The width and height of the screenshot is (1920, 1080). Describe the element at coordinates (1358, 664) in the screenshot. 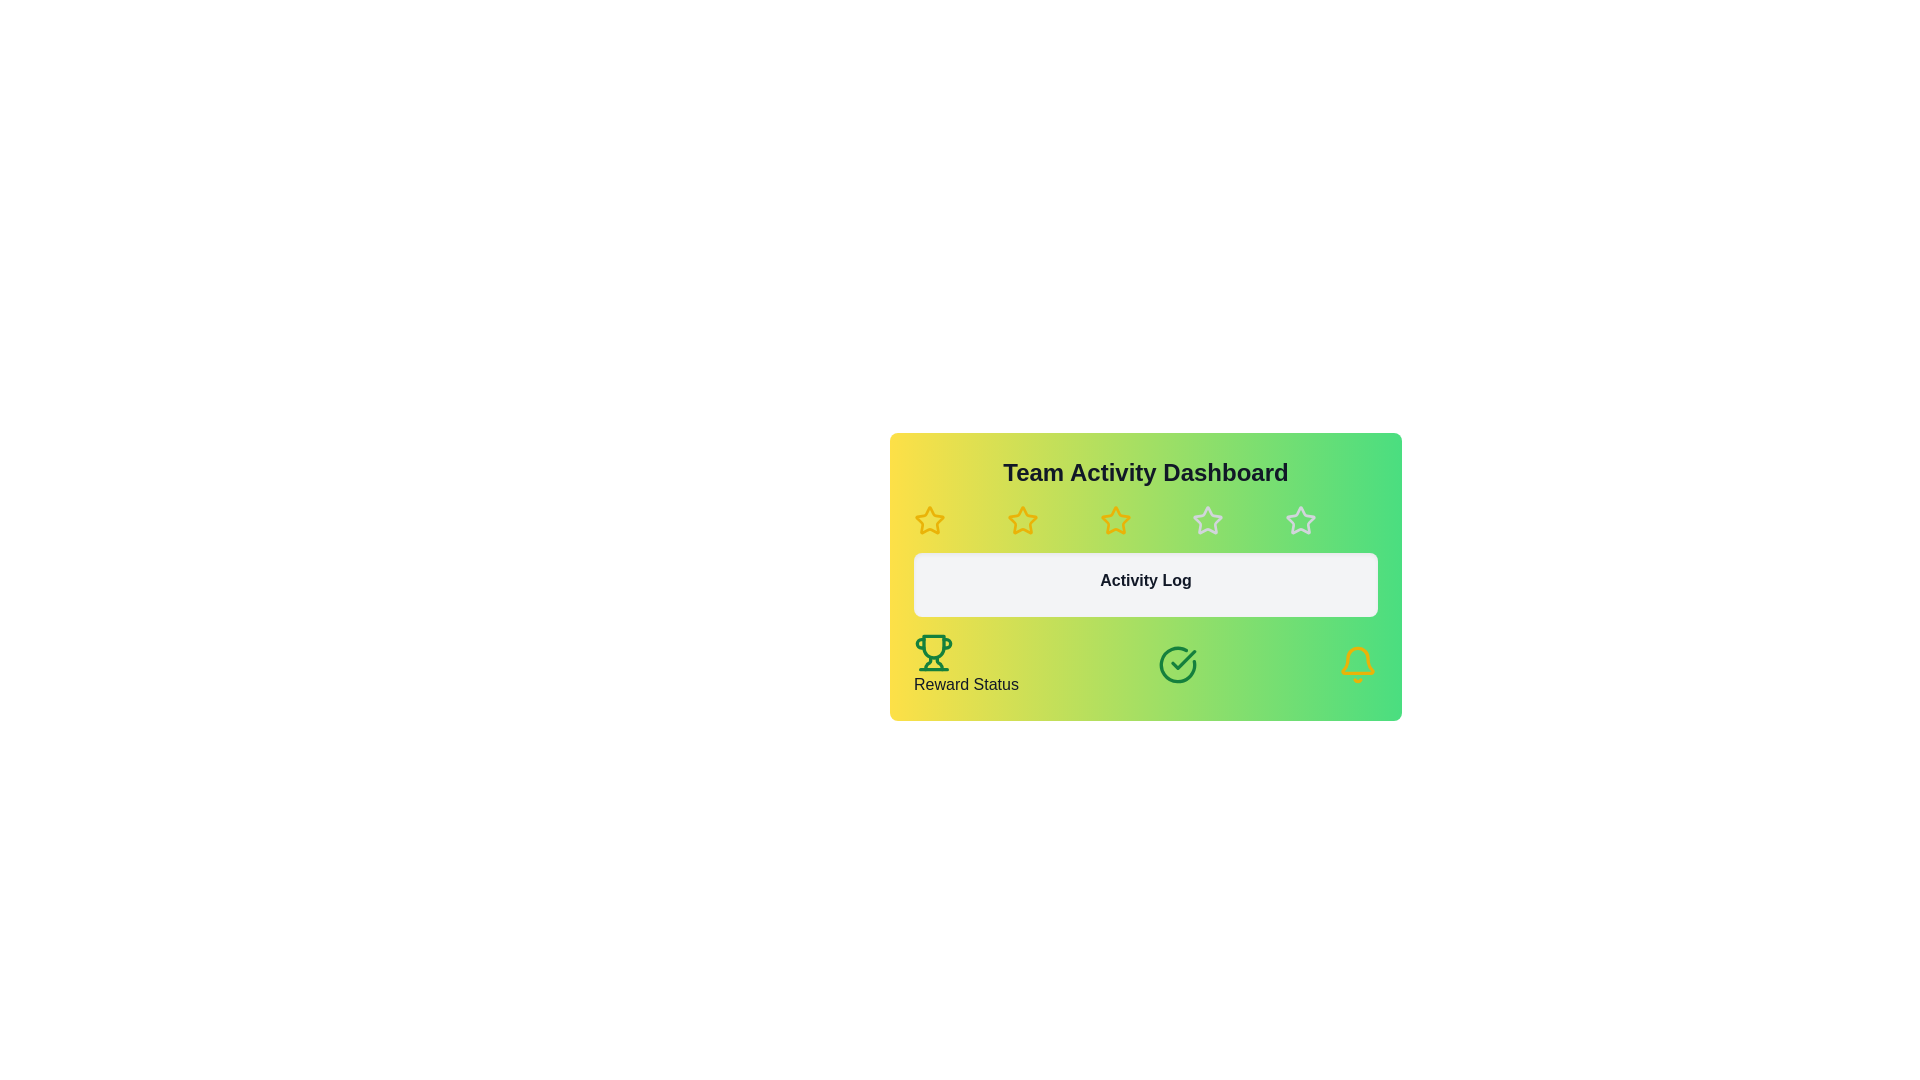

I see `the notification icon located at the bottom-right corner of the 'Reward Status' section` at that location.